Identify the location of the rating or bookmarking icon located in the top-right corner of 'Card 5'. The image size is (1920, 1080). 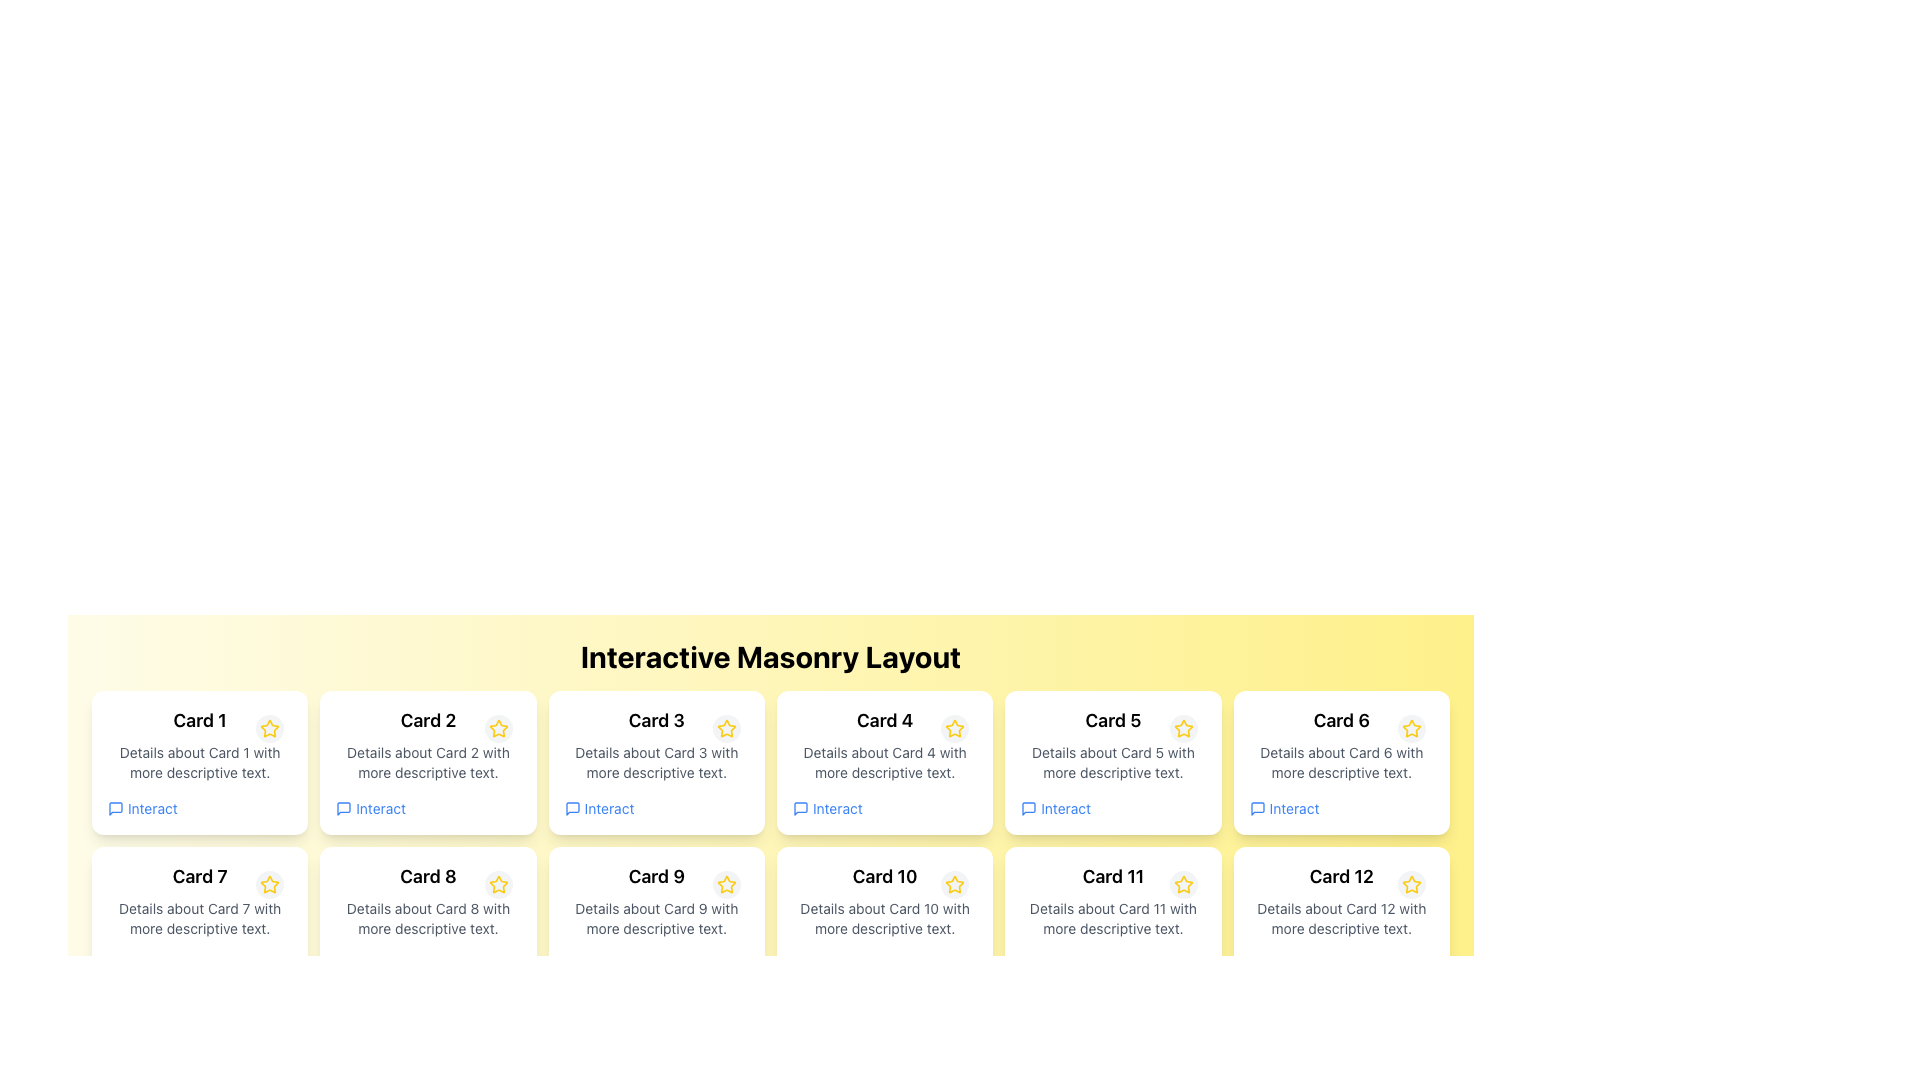
(1183, 729).